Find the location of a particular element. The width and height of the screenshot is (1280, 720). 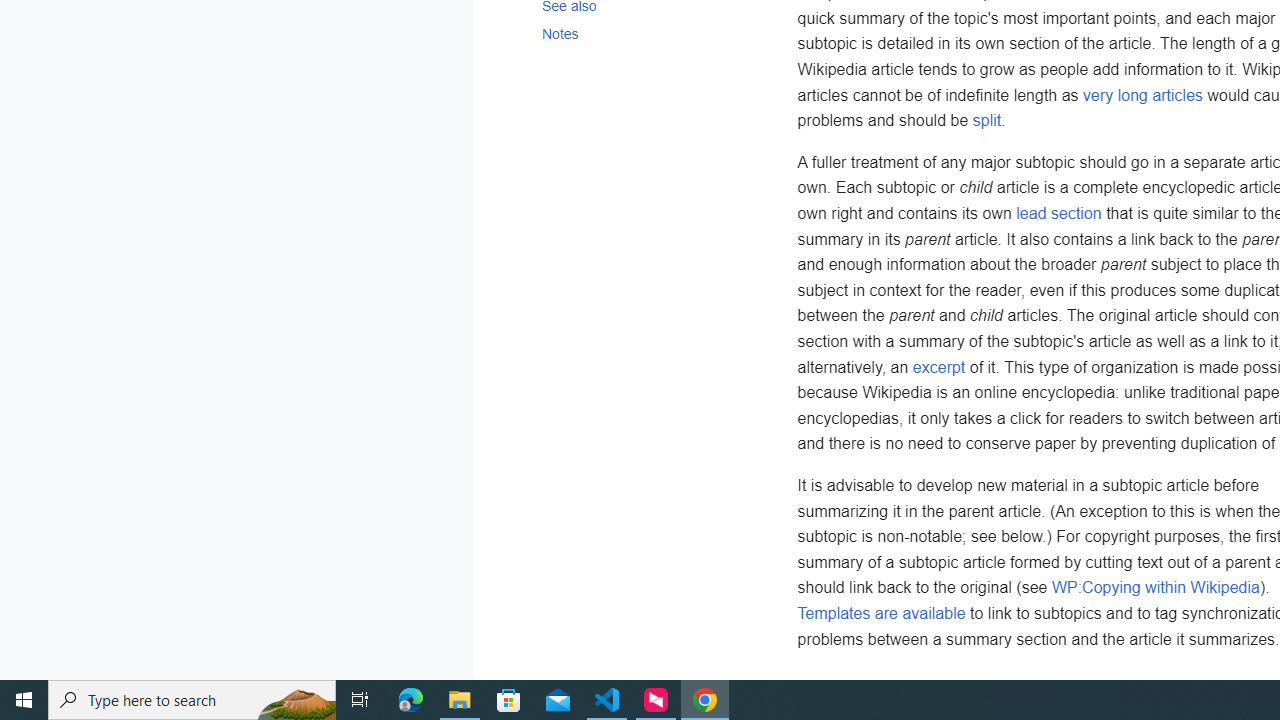

'Templates are available' is located at coordinates (880, 612).